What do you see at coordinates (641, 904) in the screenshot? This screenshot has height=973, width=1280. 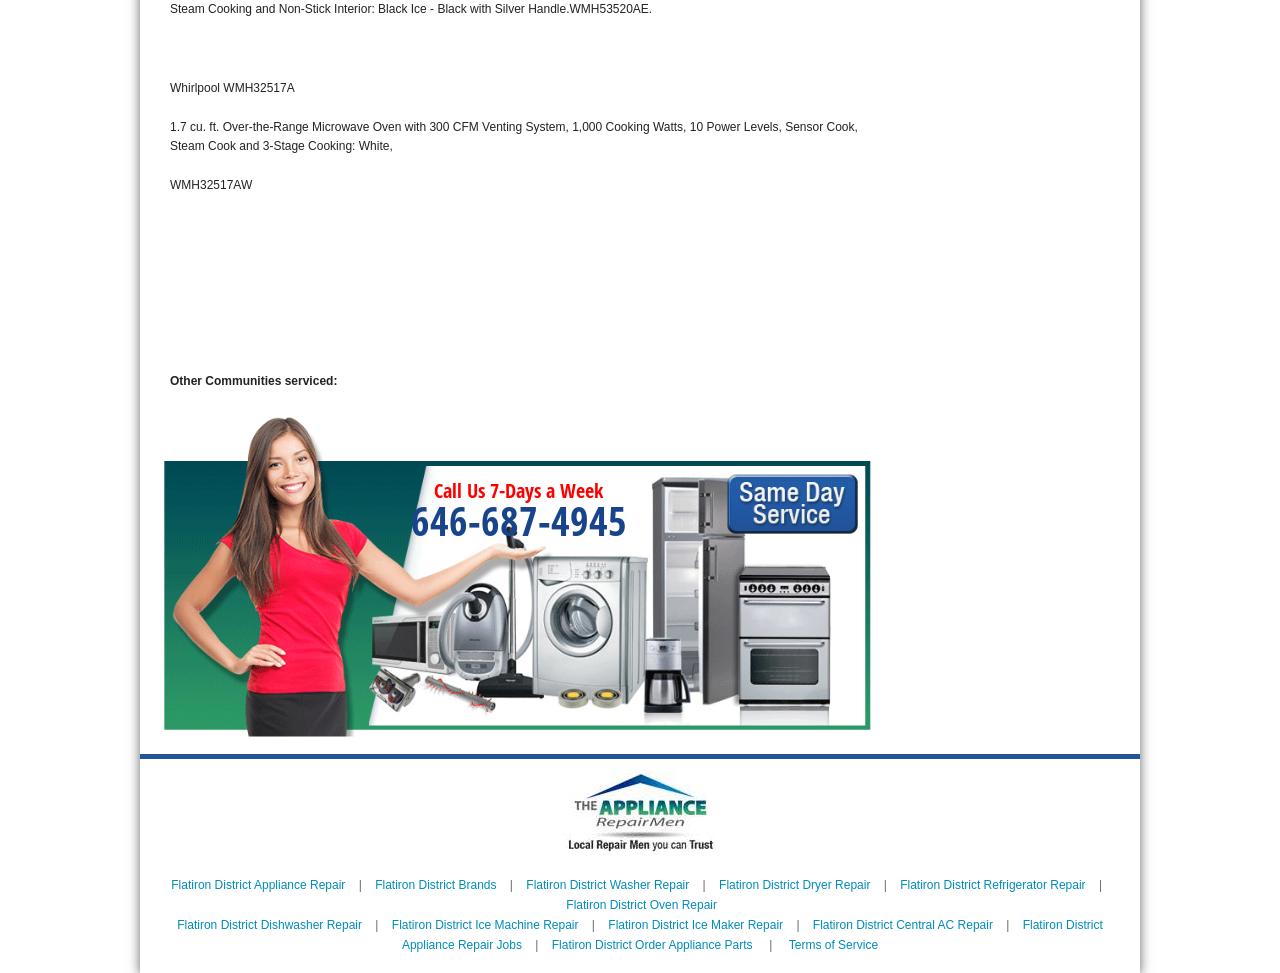 I see `'Flatiron District Oven Repair'` at bounding box center [641, 904].